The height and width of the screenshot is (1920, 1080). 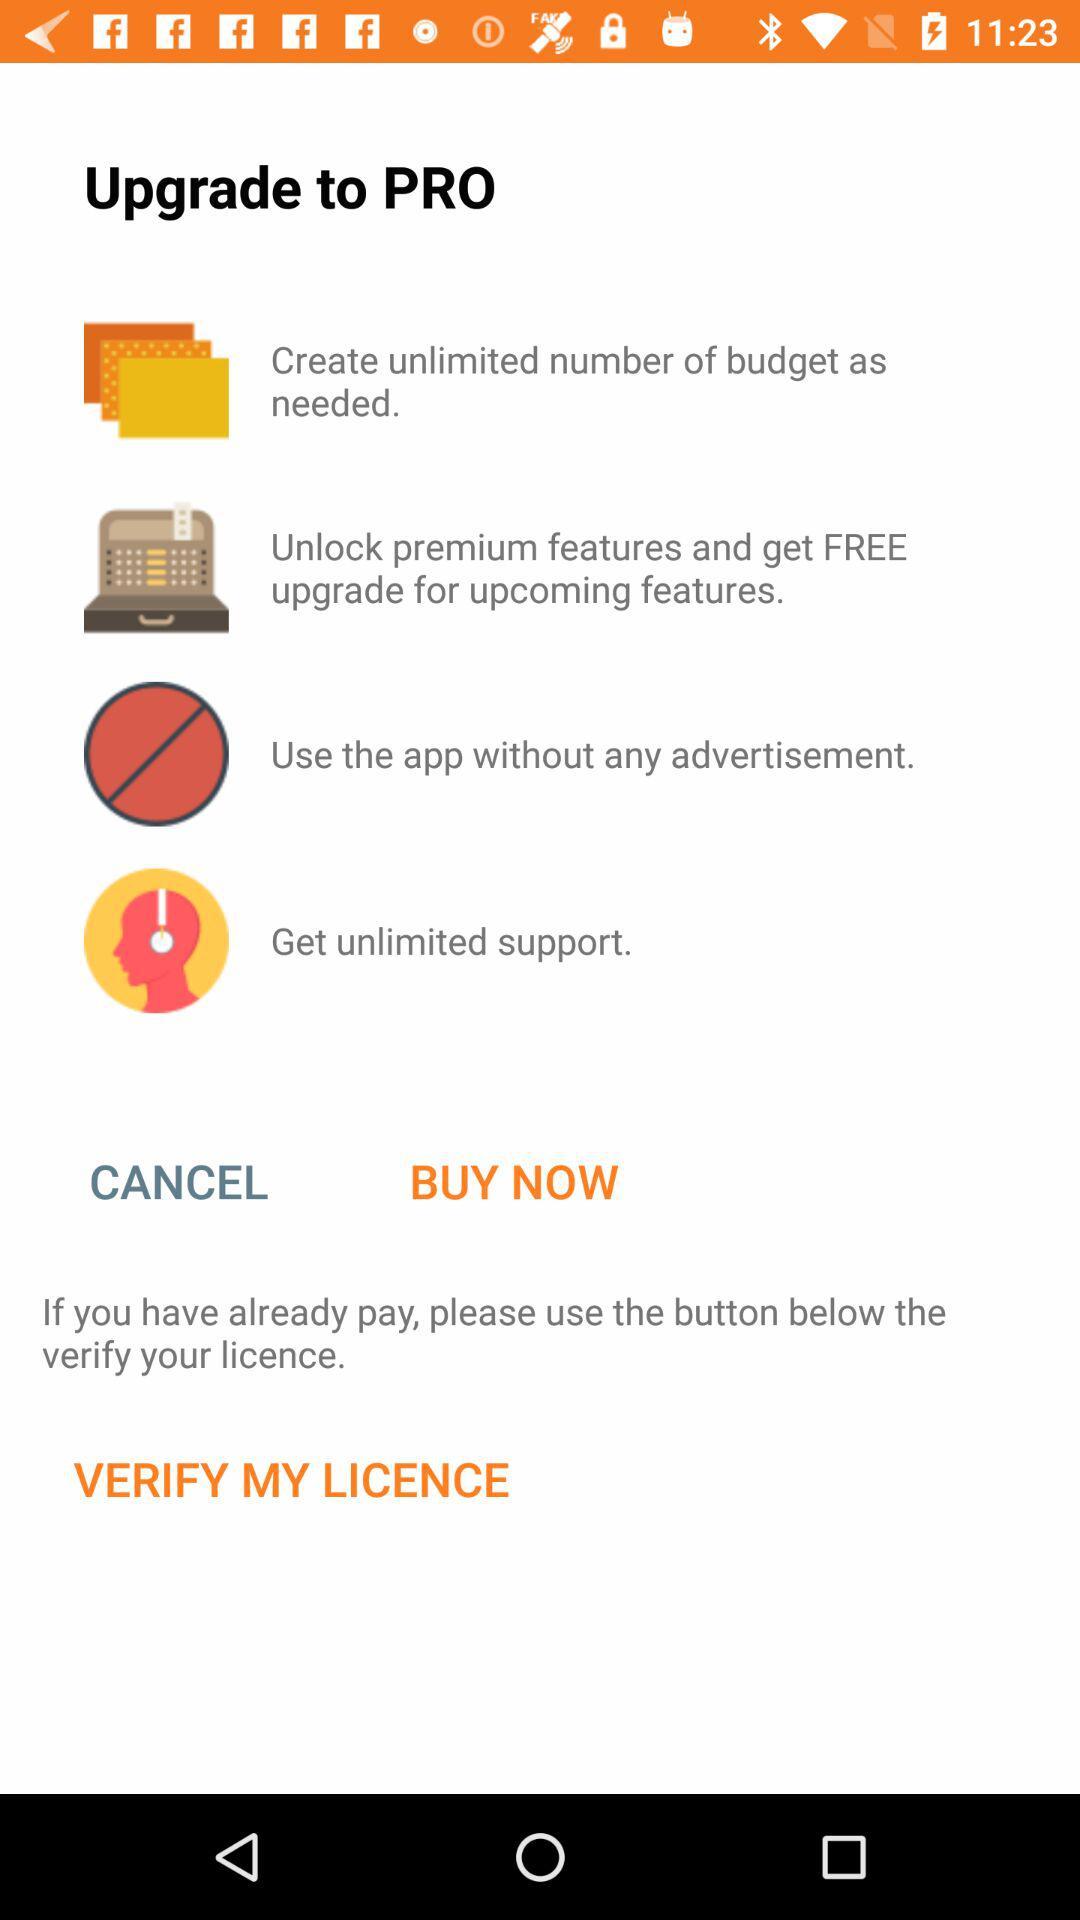 What do you see at coordinates (513, 1181) in the screenshot?
I see `item below the get unlimited support. icon` at bounding box center [513, 1181].